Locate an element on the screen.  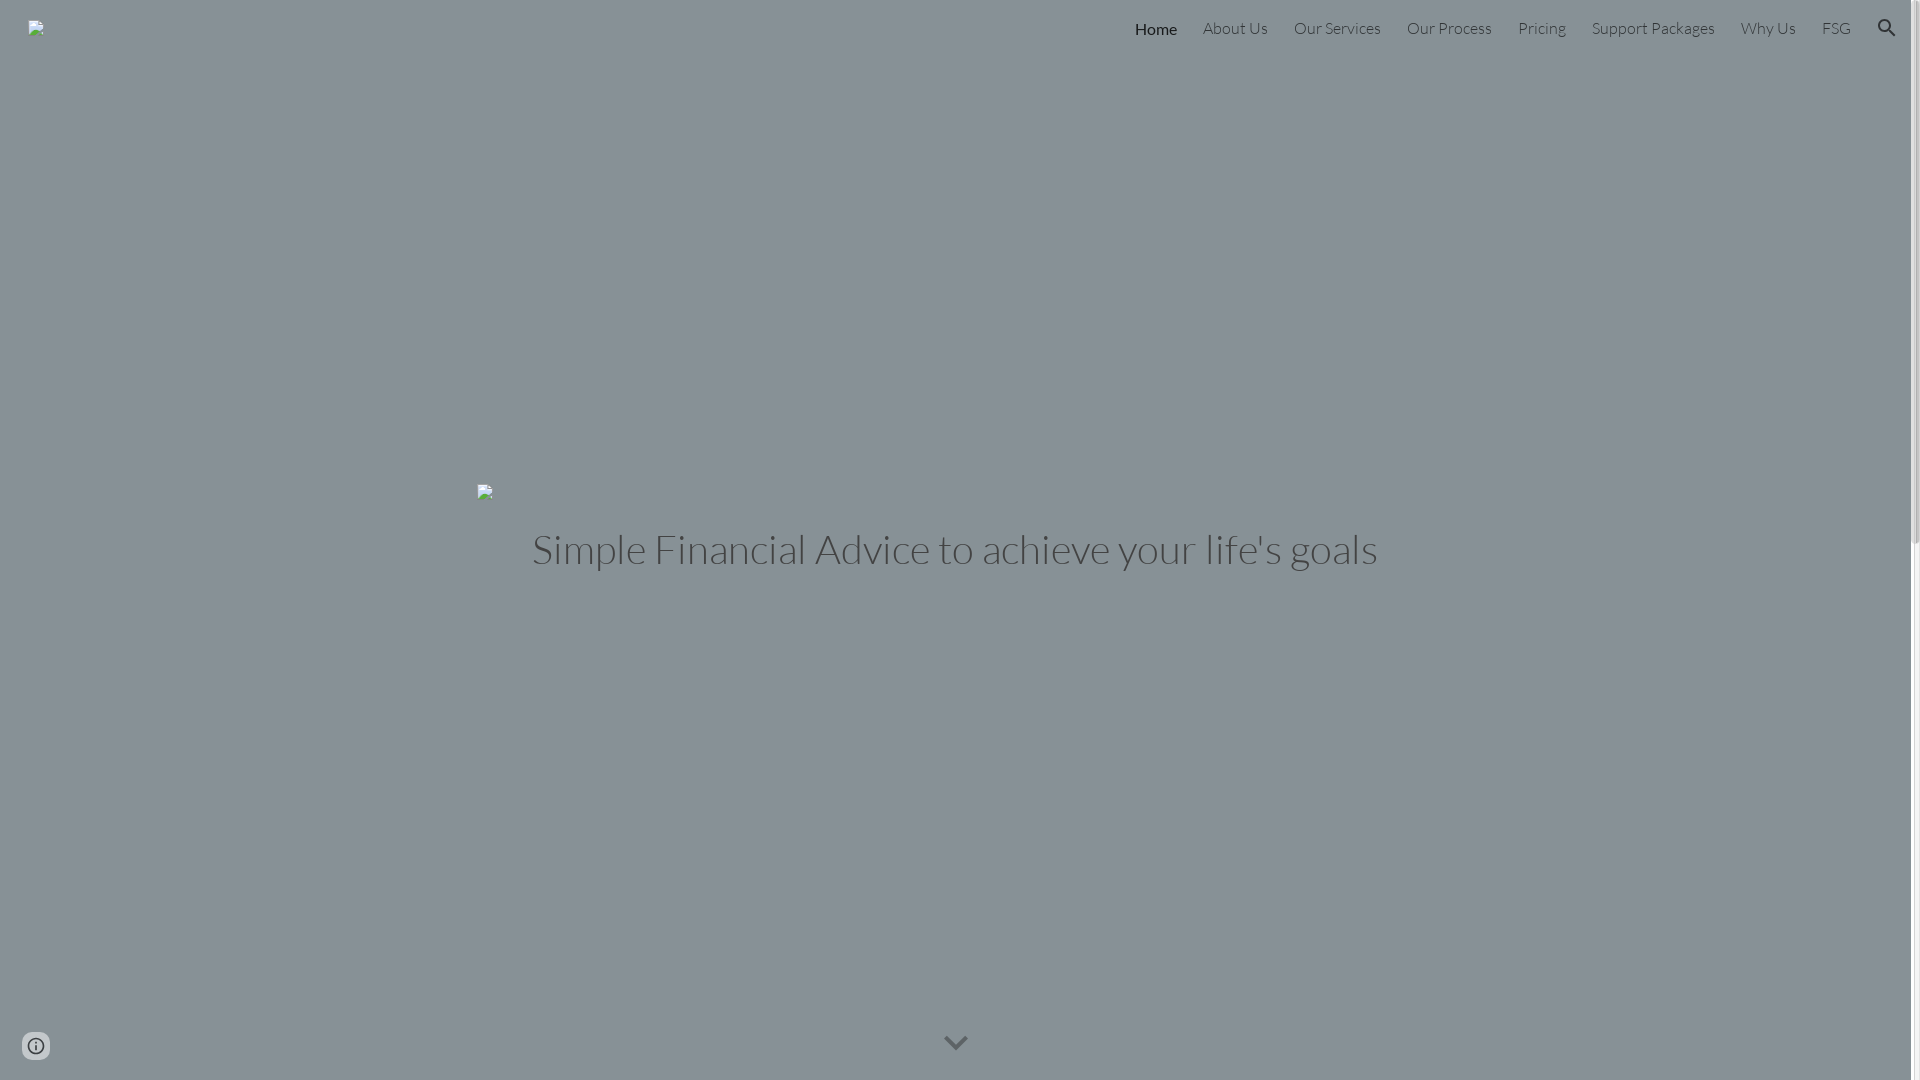
'Home' is located at coordinates (1156, 27).